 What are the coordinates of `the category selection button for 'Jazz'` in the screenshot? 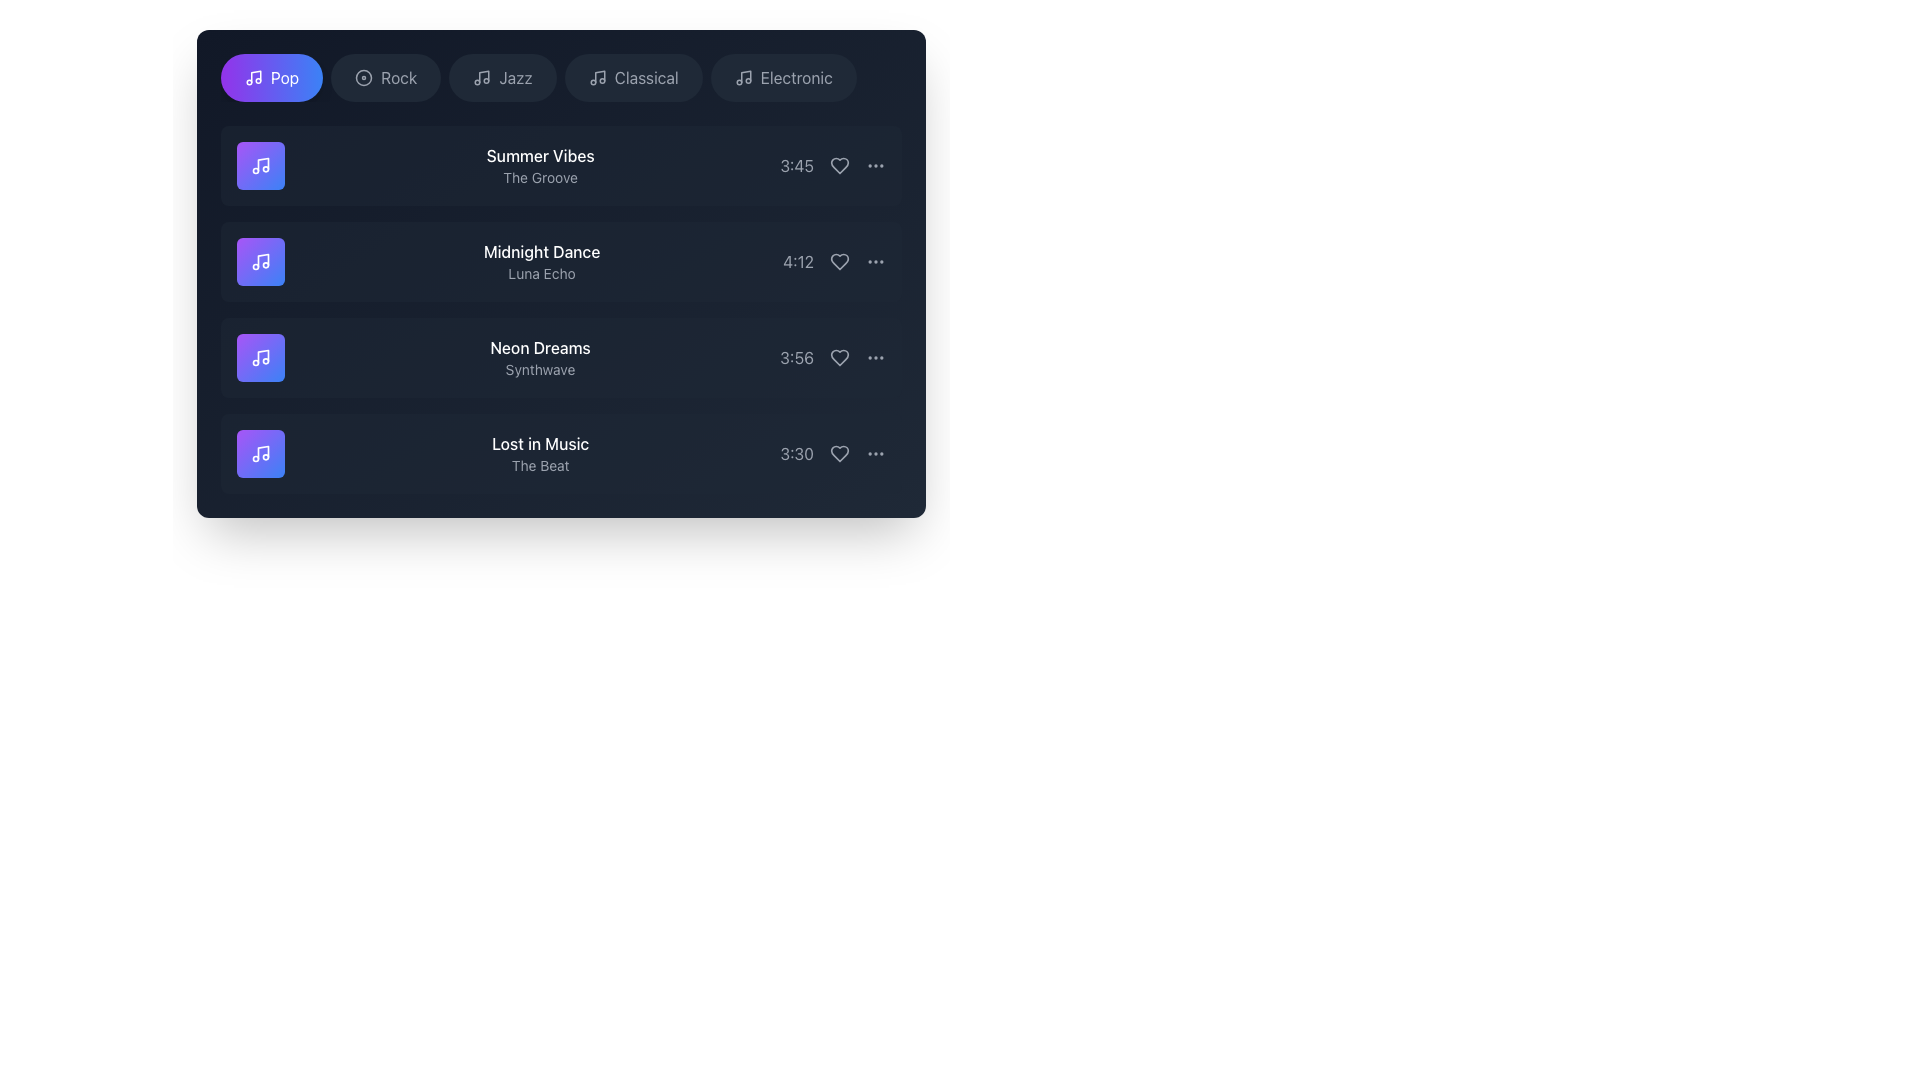 It's located at (515, 76).